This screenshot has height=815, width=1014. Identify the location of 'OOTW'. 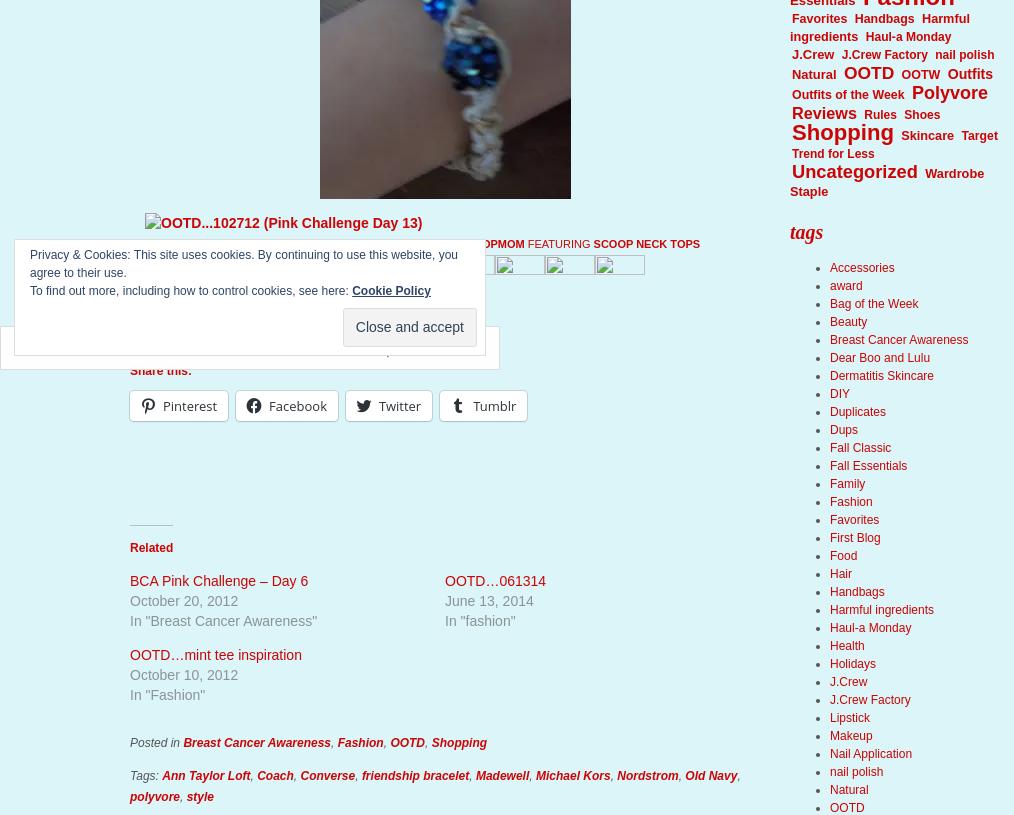
(919, 73).